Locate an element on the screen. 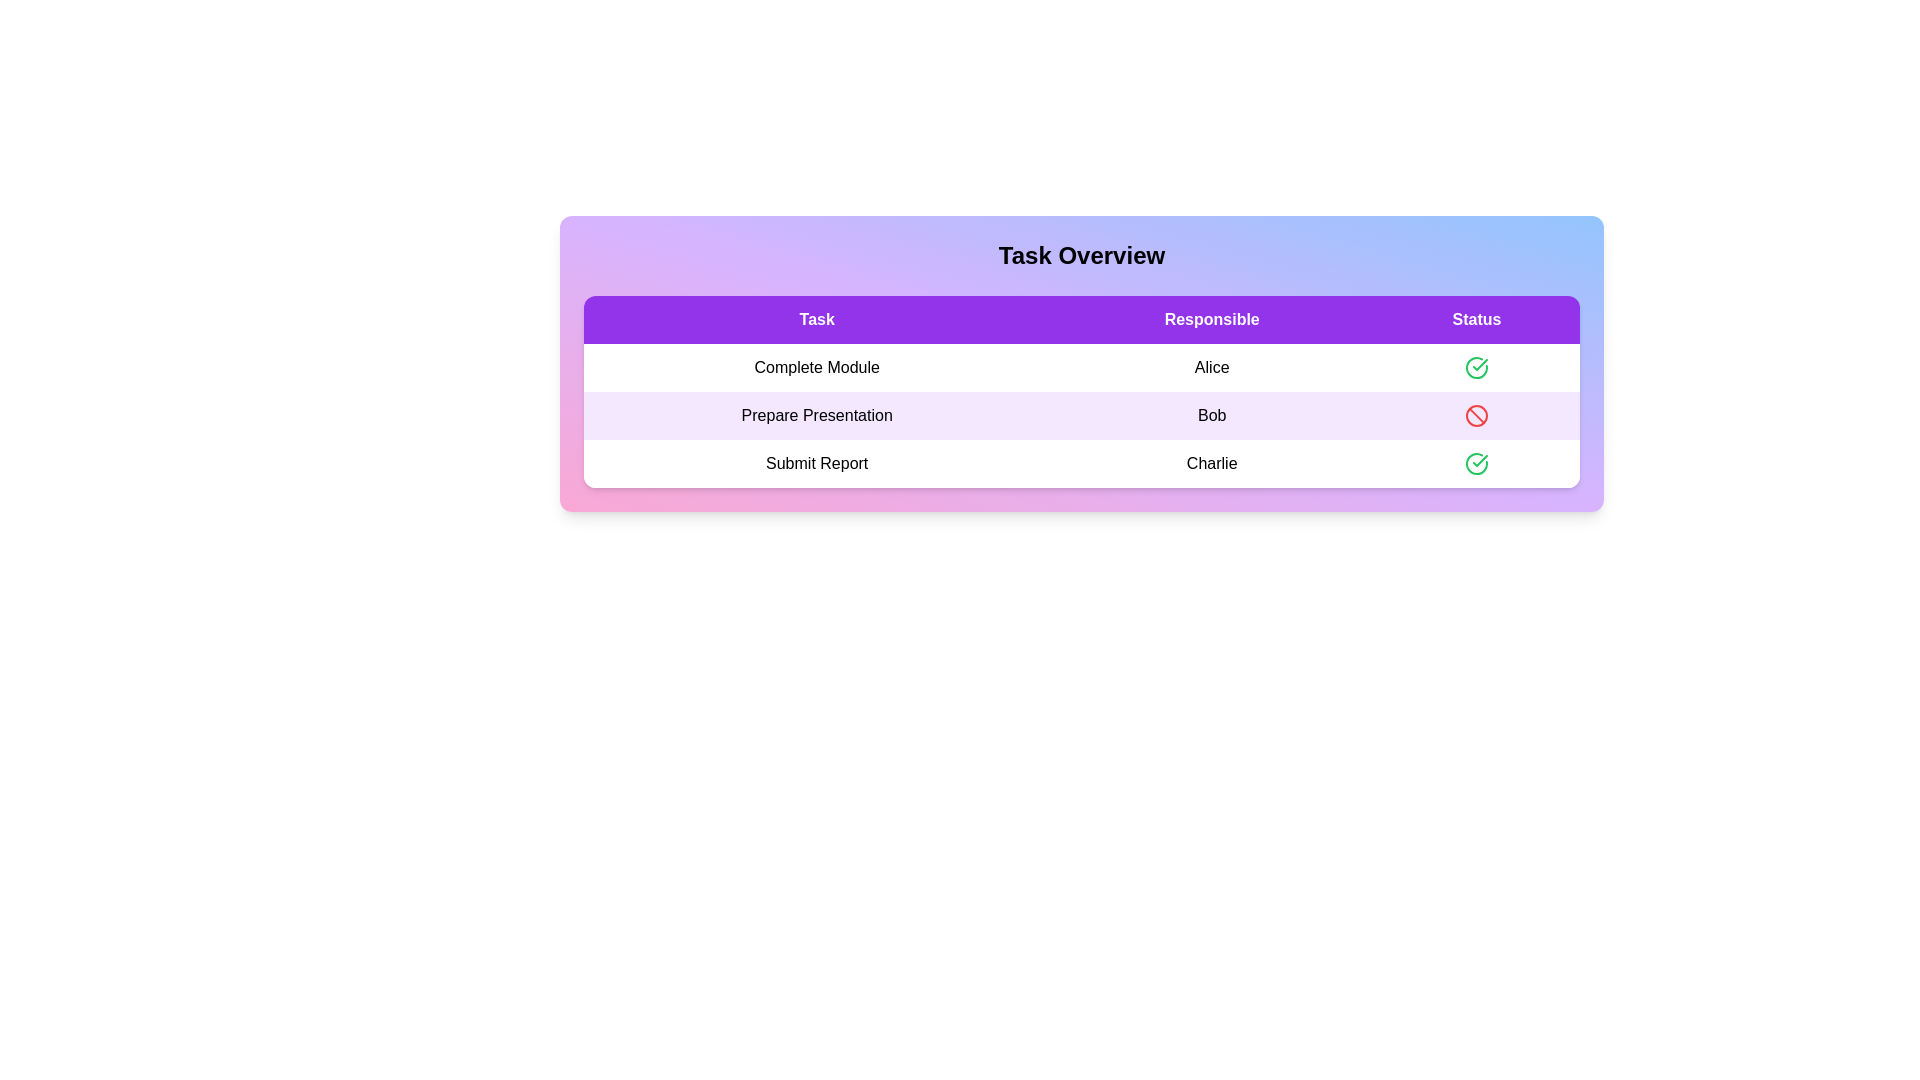 This screenshot has height=1080, width=1920. the green checkmark icon in the status column of the table, located in the last row corresponding to the 'Submit Report' task is located at coordinates (1477, 367).